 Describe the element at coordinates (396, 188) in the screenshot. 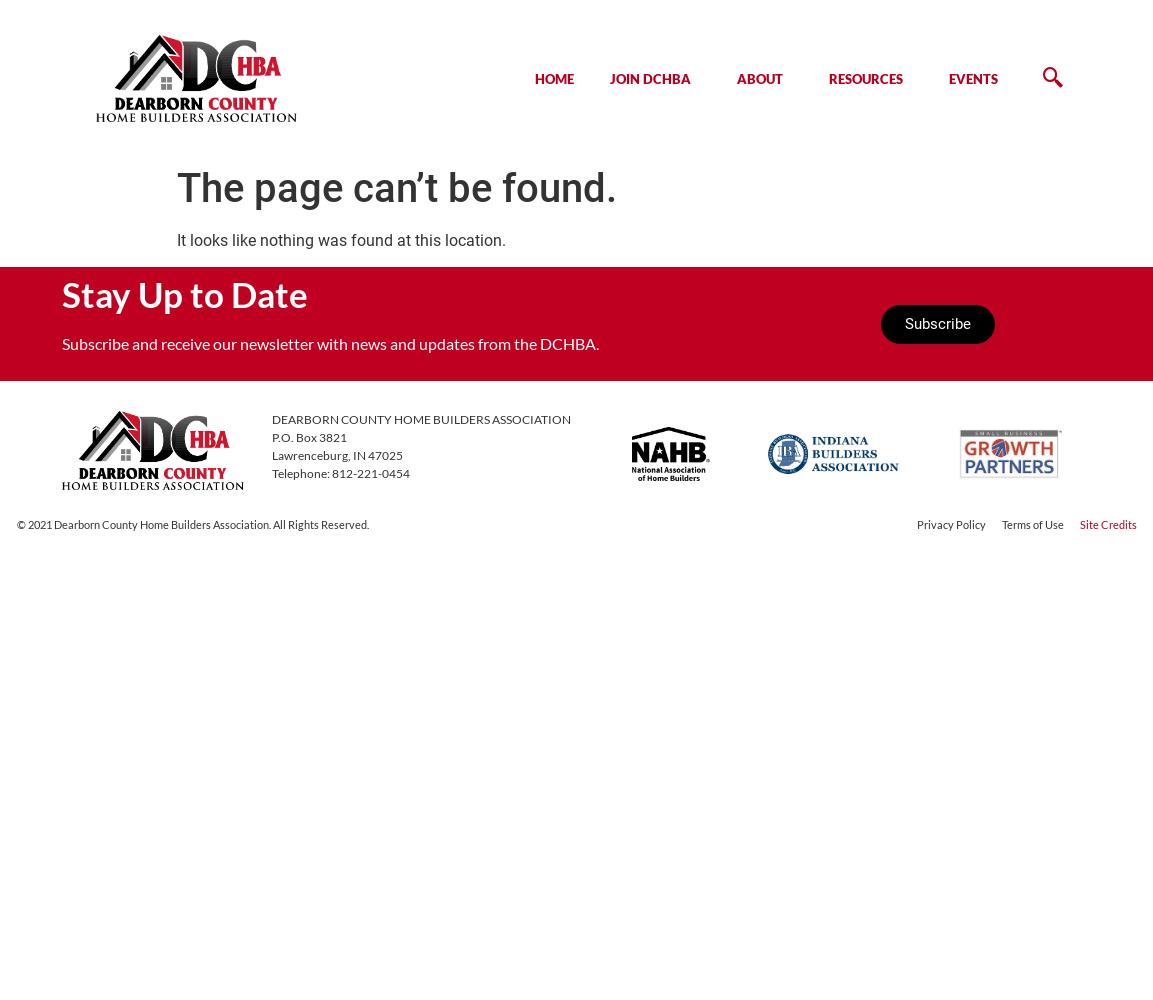

I see `'The page can’t be found.'` at that location.